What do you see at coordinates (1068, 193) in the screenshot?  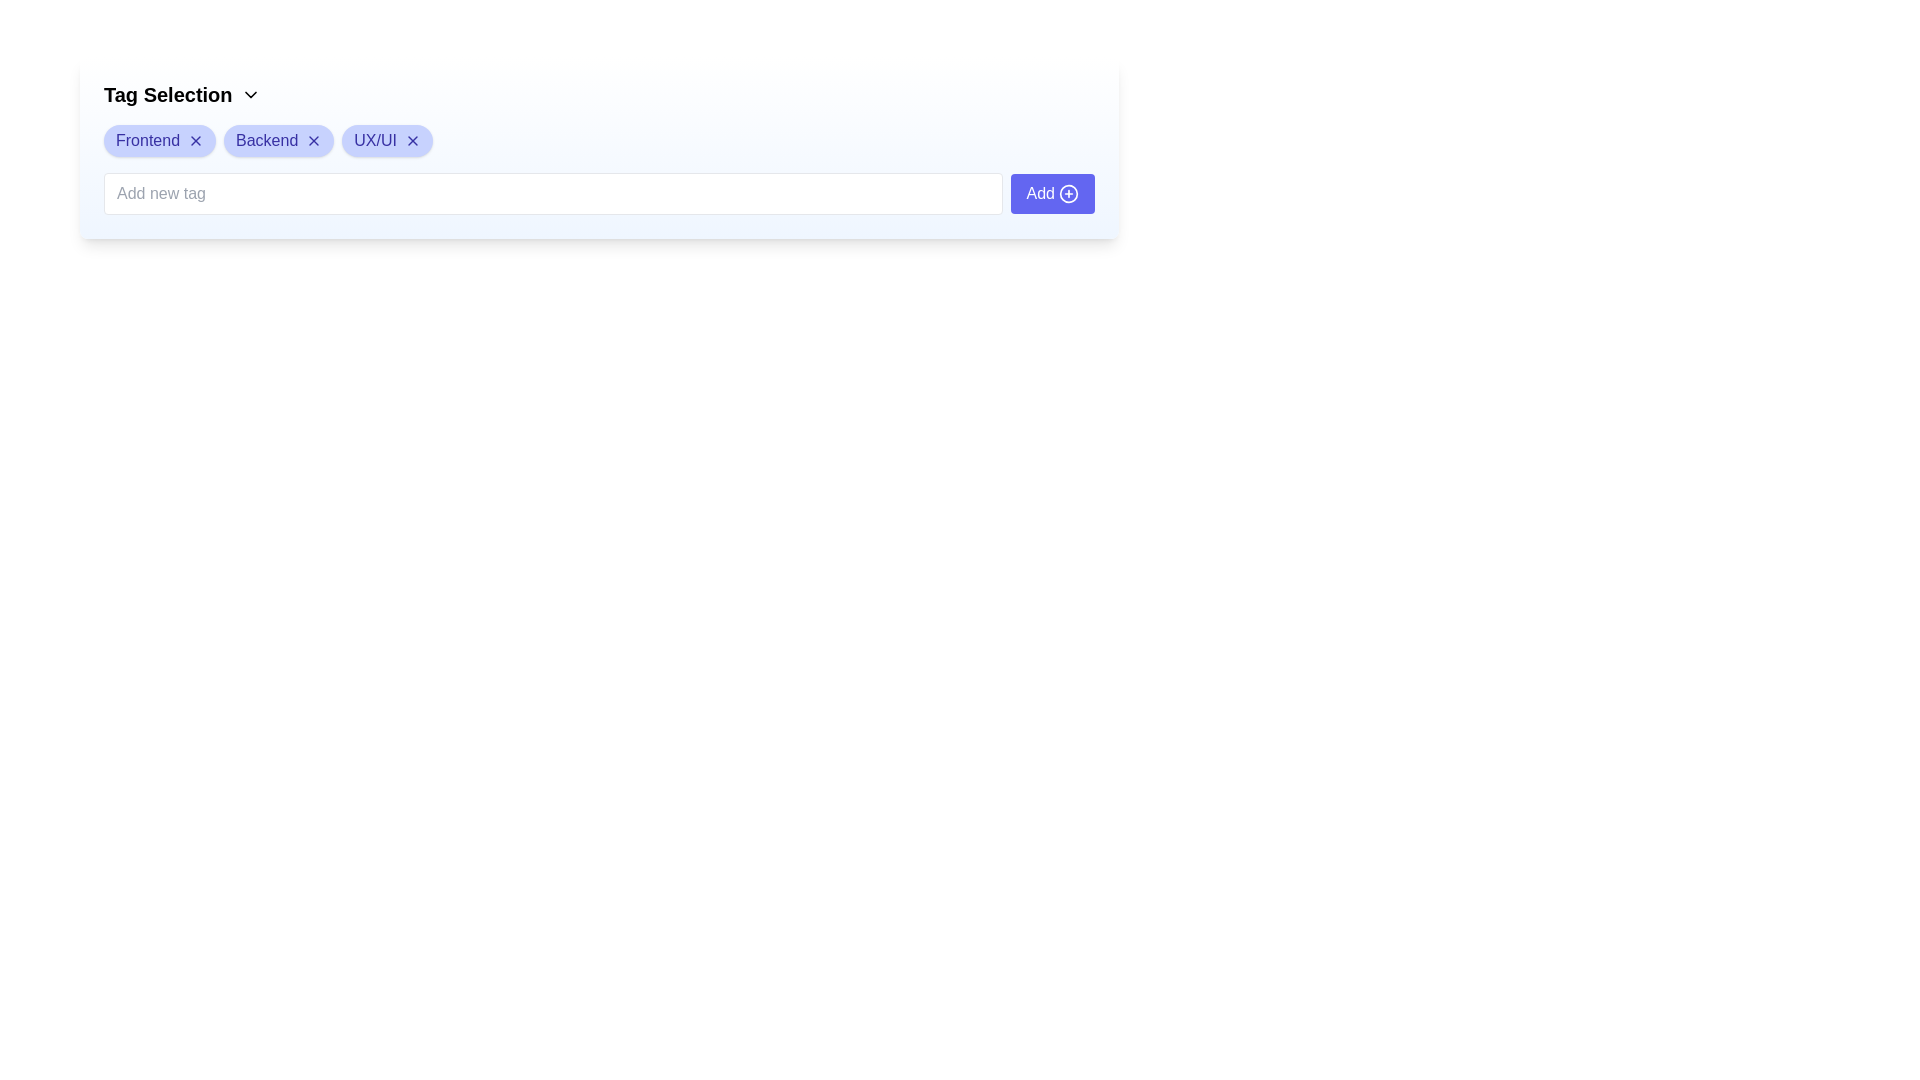 I see `the icon located to the right of the 'Add' button, which visually represents an action for adding or creating something new` at bounding box center [1068, 193].